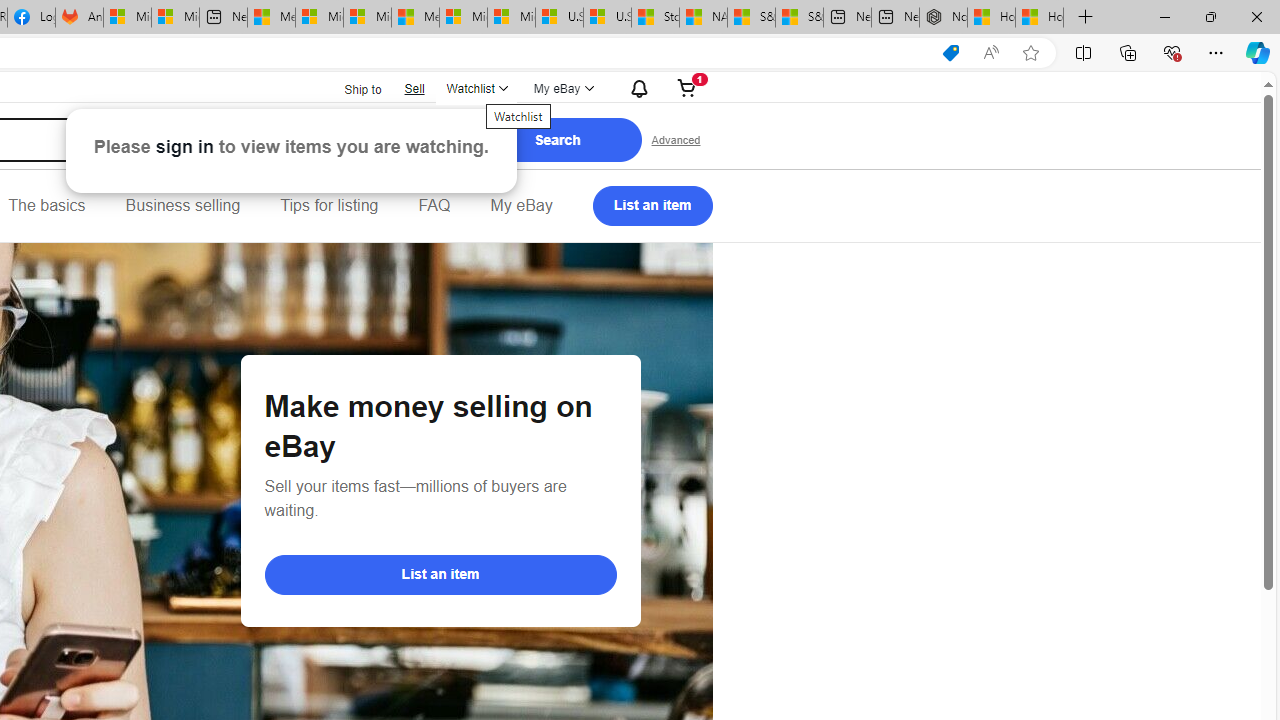  I want to click on 'Tips for listing', so click(329, 205).